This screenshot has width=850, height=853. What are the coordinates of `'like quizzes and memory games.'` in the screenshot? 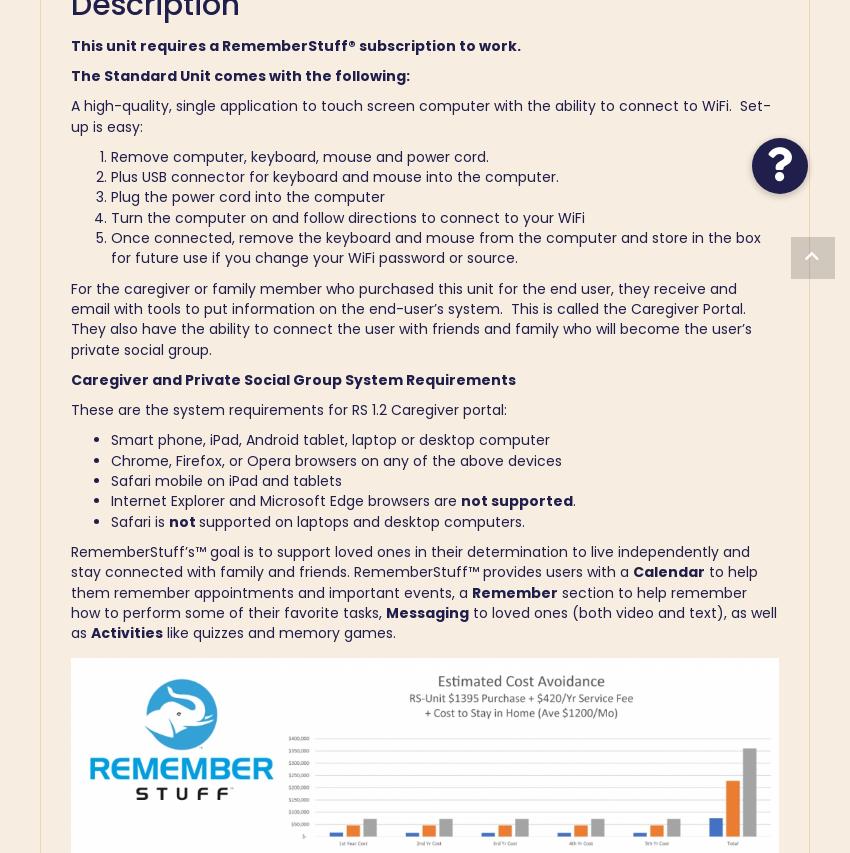 It's located at (278, 633).